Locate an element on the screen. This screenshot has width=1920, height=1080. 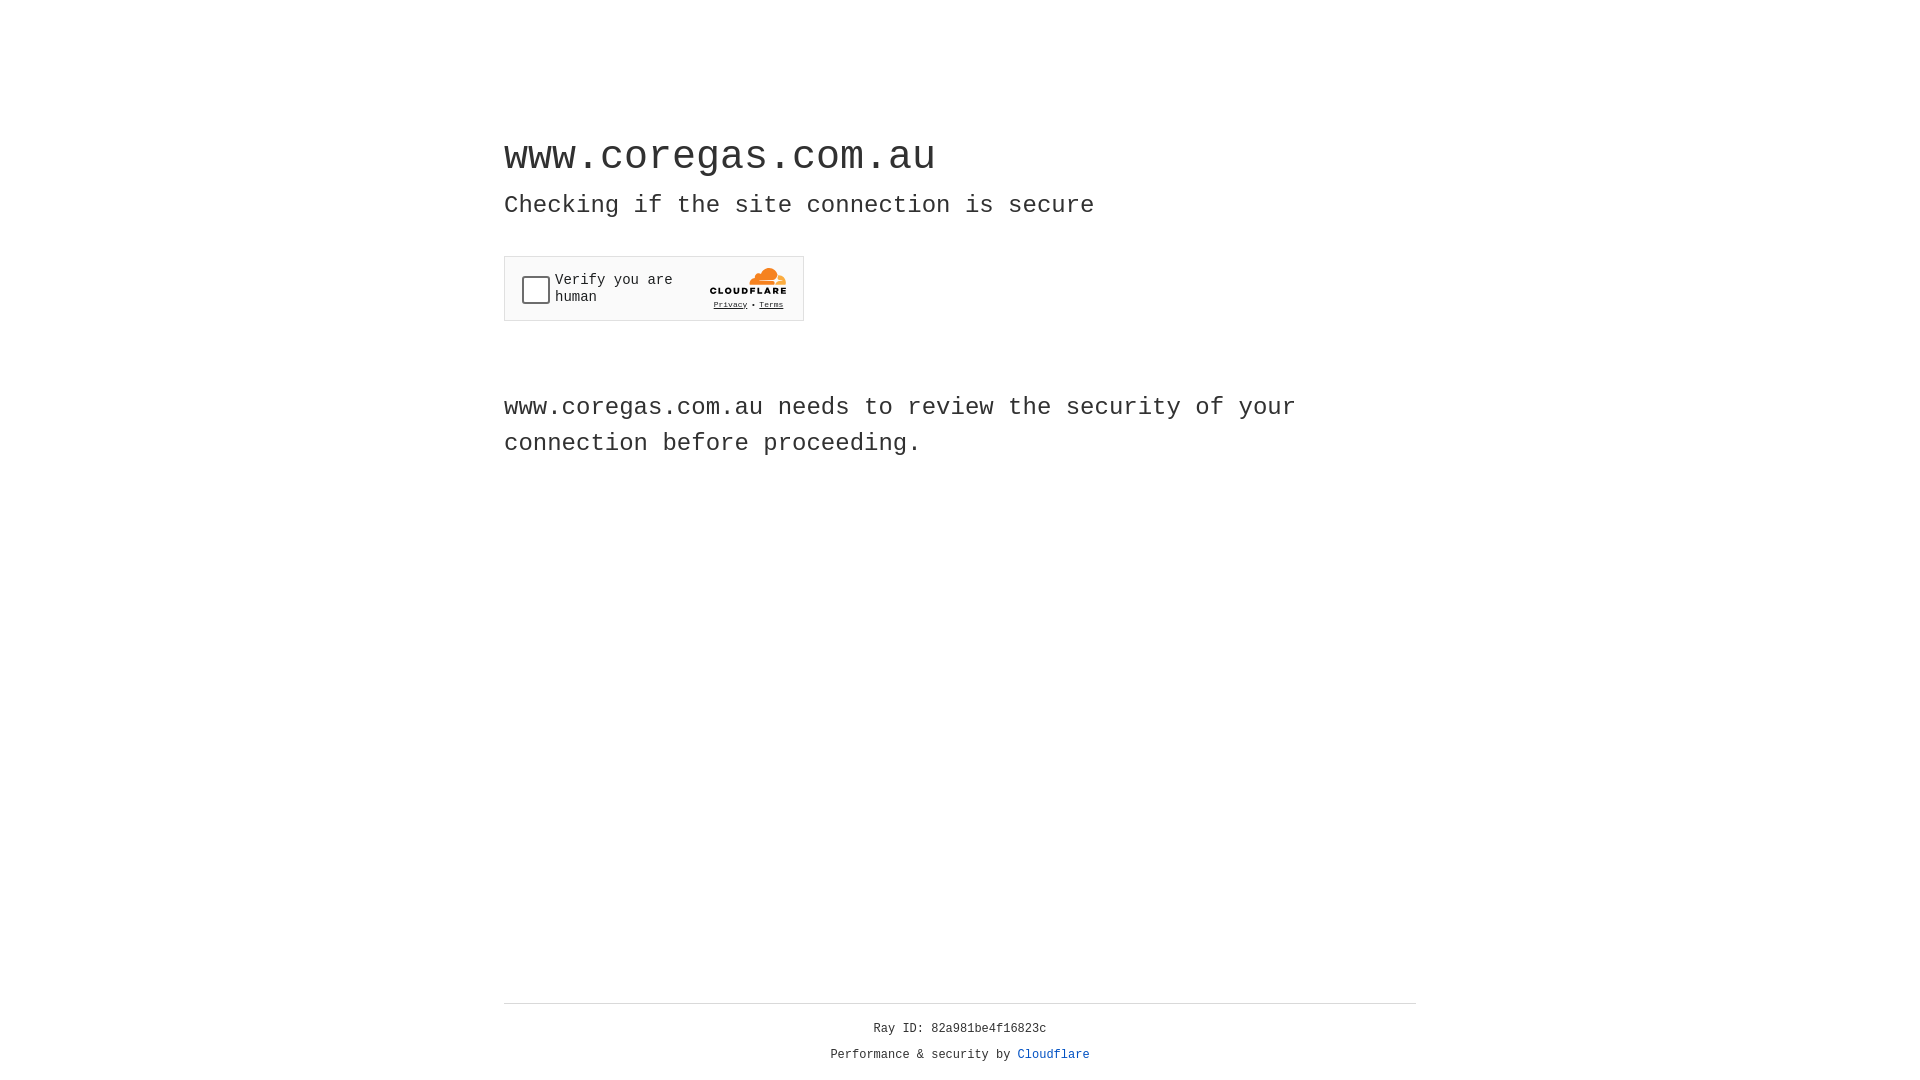
'Widget containing a Cloudflare security challenge' is located at coordinates (653, 288).